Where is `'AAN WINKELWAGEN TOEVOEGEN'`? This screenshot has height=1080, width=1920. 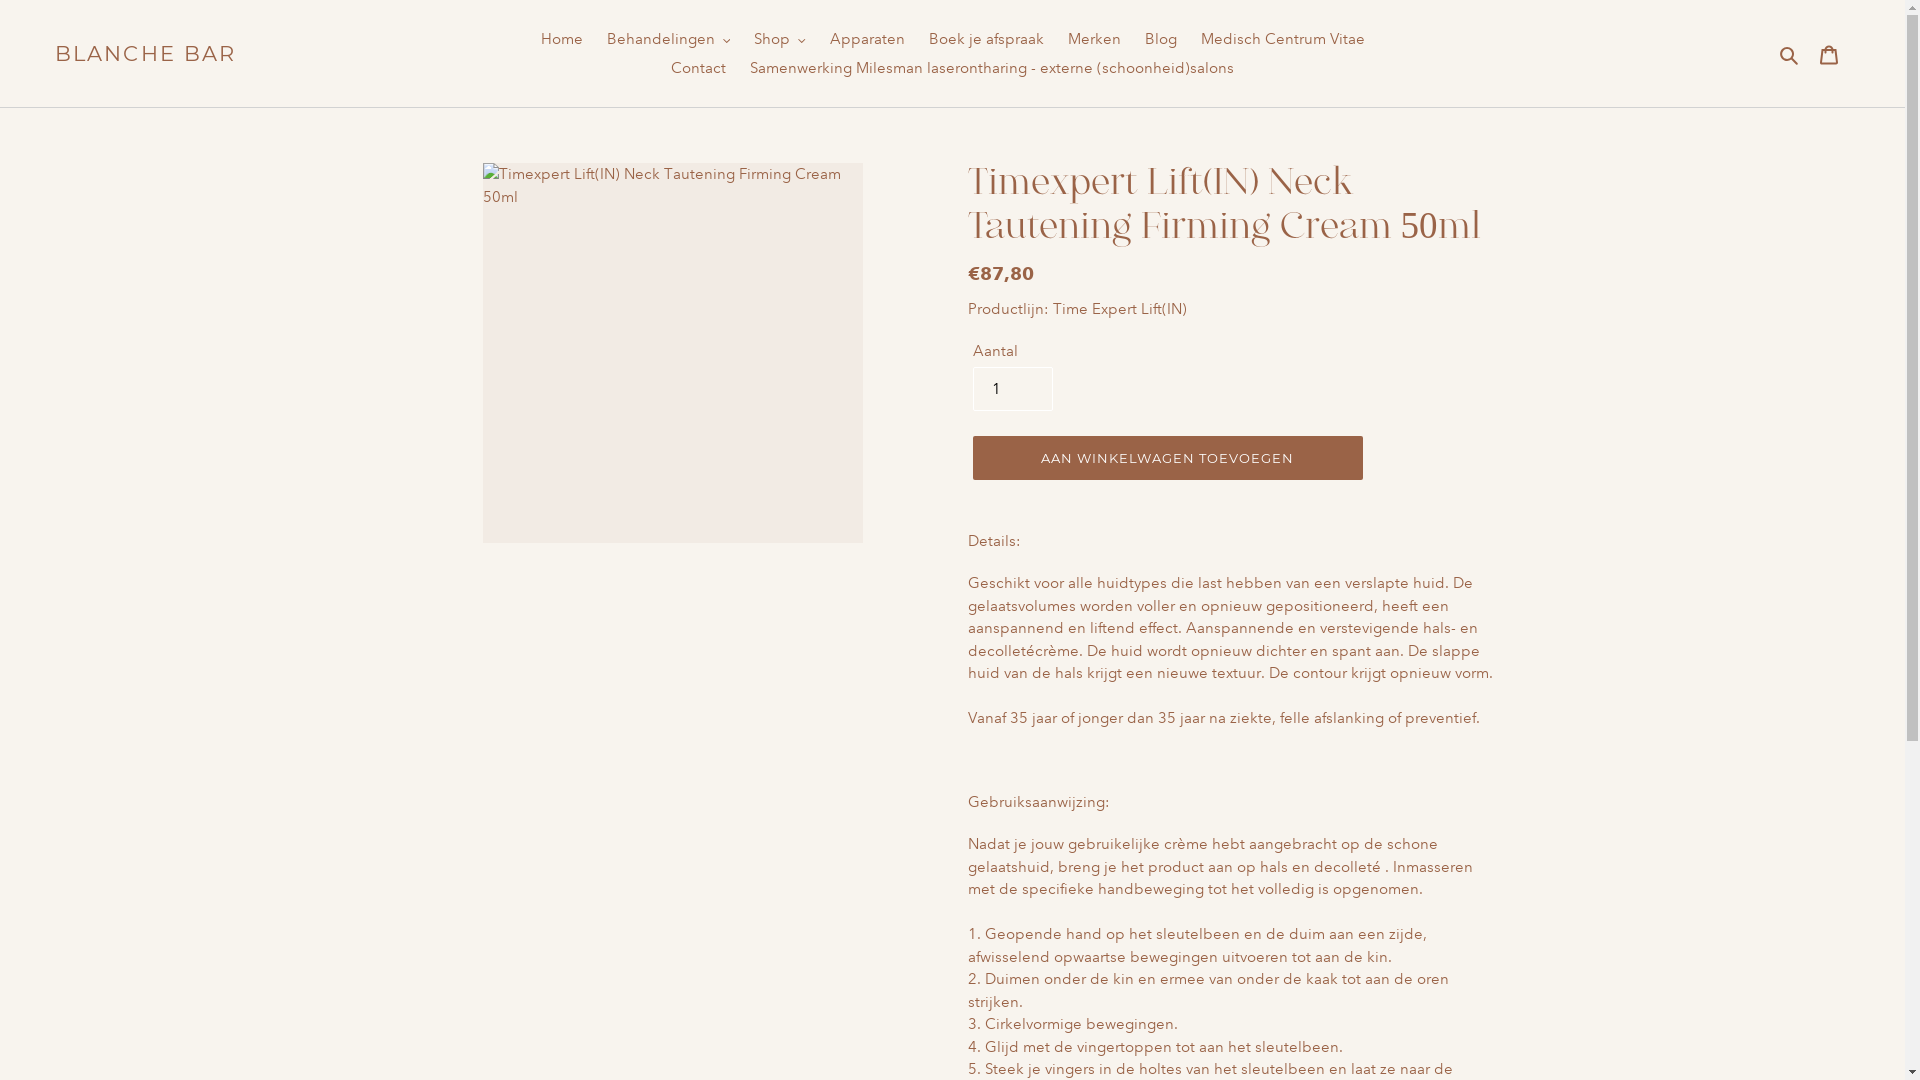 'AAN WINKELWAGEN TOEVOEGEN' is located at coordinates (1166, 458).